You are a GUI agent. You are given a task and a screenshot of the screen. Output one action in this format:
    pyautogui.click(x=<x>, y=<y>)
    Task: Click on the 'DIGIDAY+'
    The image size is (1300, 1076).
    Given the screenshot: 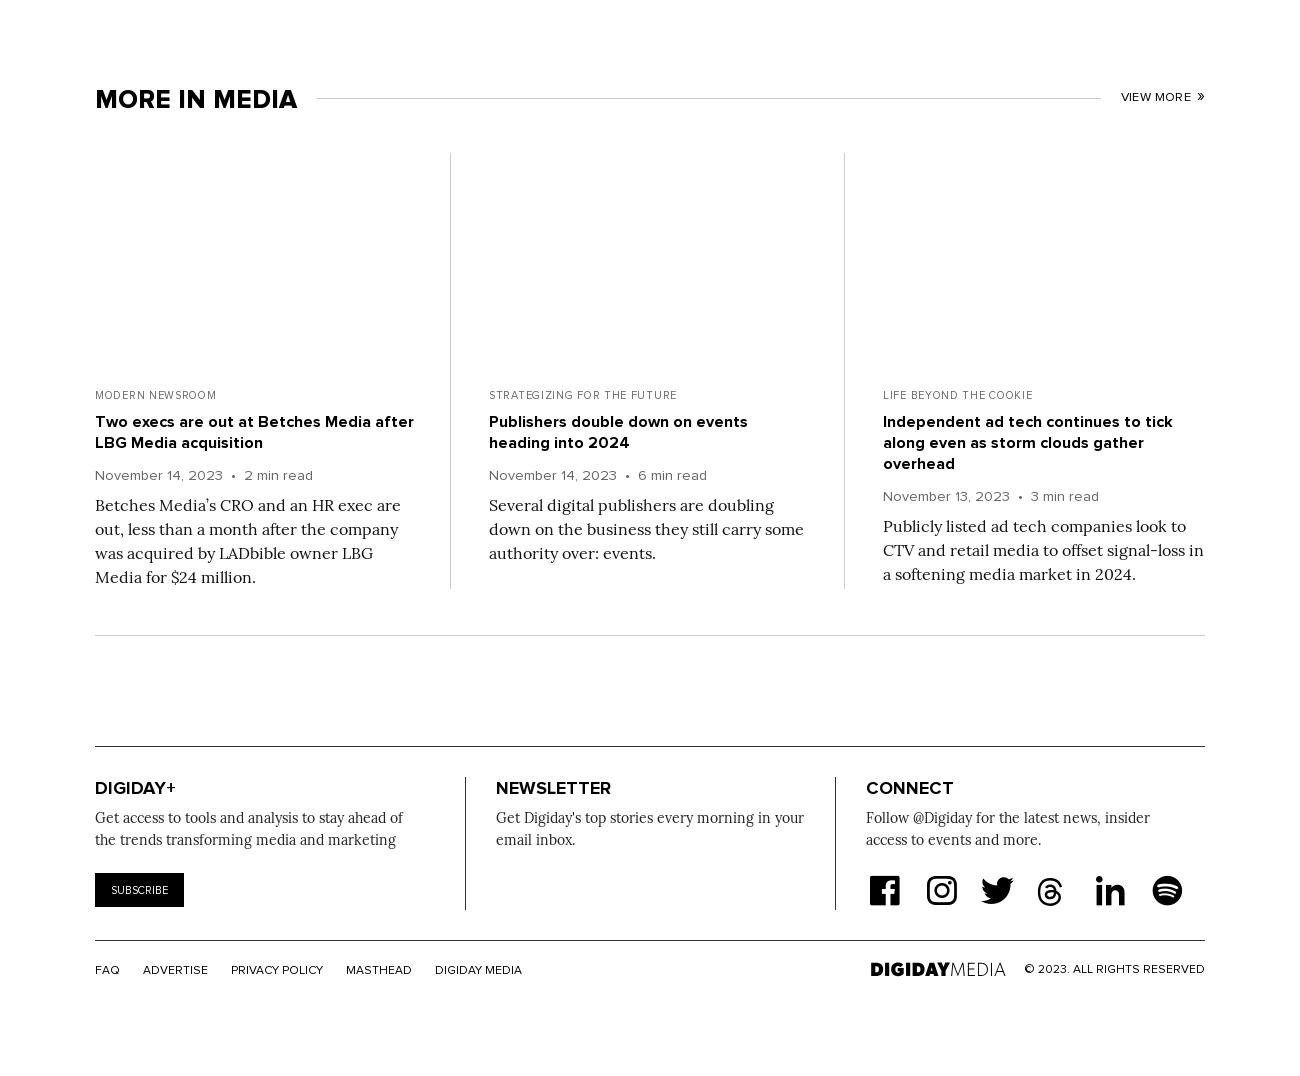 What is the action you would take?
    pyautogui.click(x=134, y=787)
    